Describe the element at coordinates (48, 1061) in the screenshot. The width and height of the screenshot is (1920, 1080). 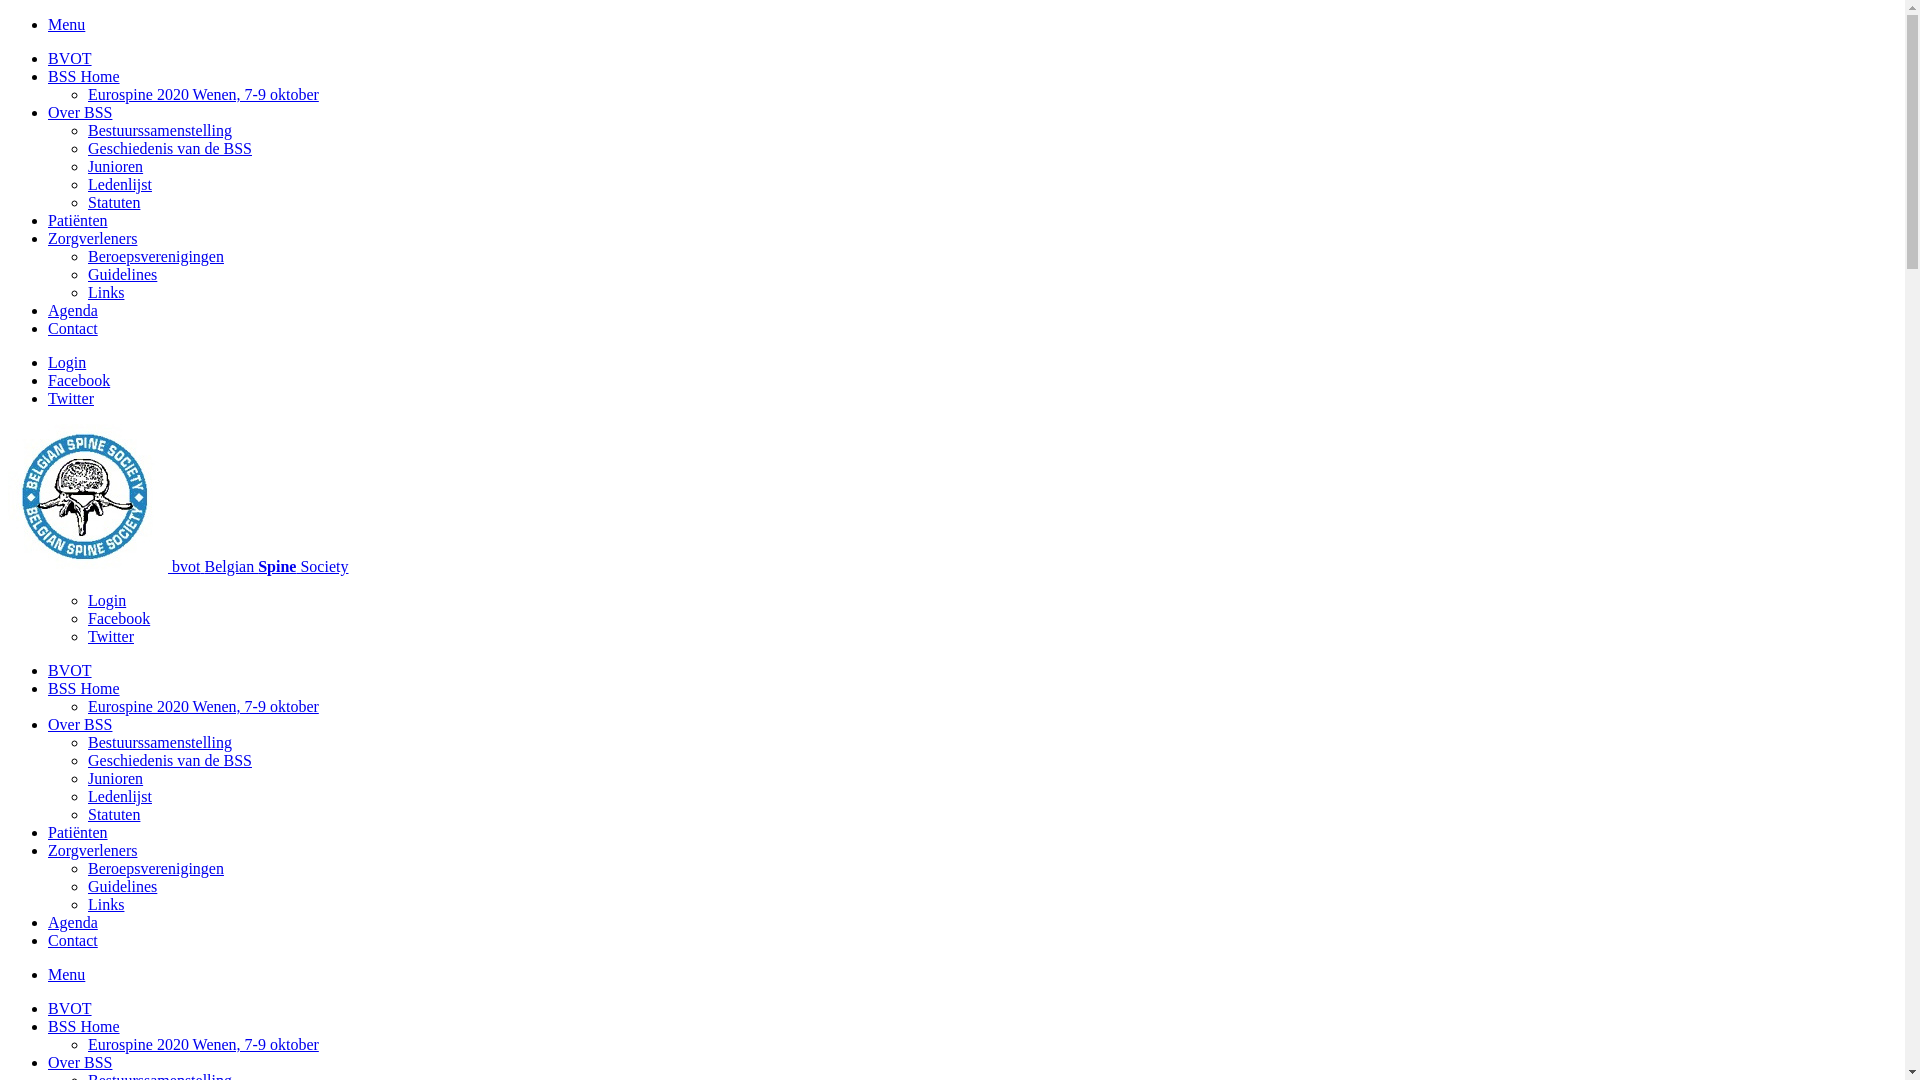
I see `'Over BSS'` at that location.